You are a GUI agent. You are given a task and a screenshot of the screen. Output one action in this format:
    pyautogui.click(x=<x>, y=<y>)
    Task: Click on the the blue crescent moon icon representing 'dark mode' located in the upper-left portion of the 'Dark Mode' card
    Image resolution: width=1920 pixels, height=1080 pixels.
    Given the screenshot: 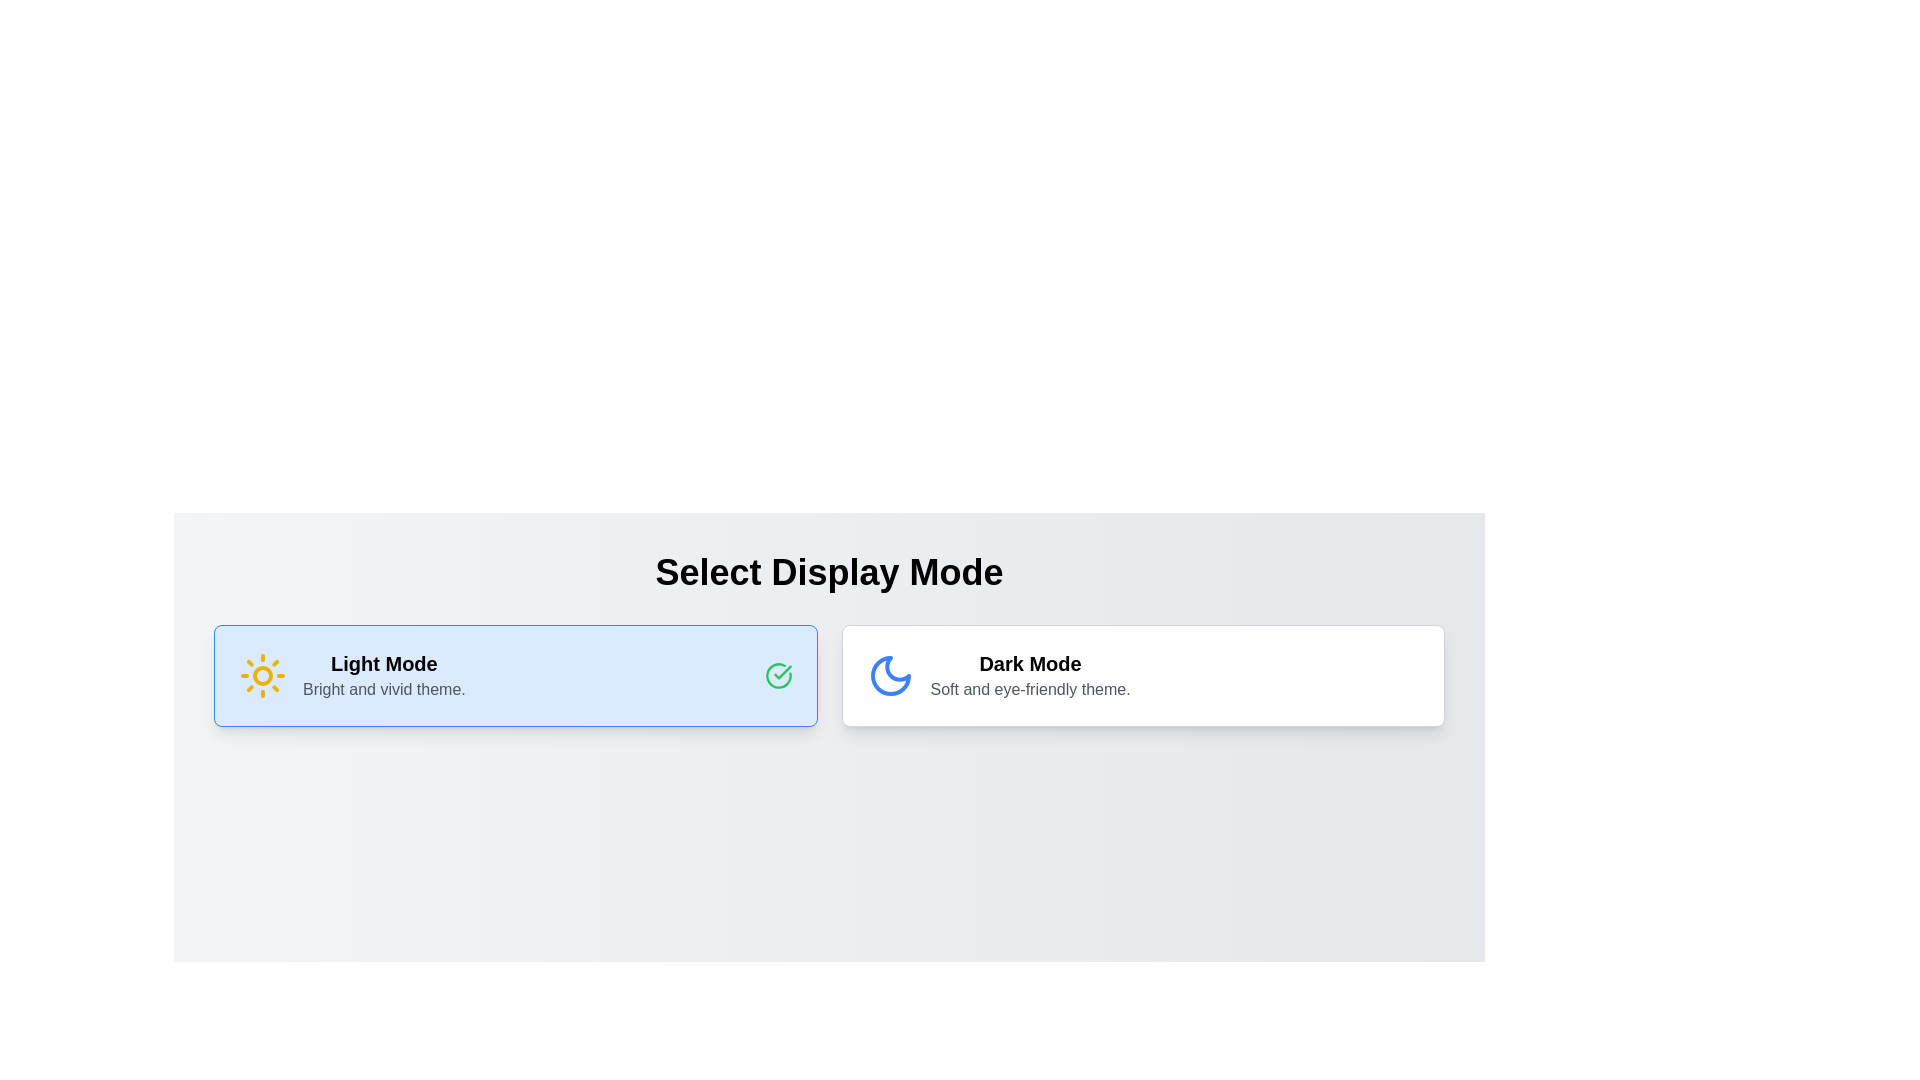 What is the action you would take?
    pyautogui.click(x=889, y=675)
    